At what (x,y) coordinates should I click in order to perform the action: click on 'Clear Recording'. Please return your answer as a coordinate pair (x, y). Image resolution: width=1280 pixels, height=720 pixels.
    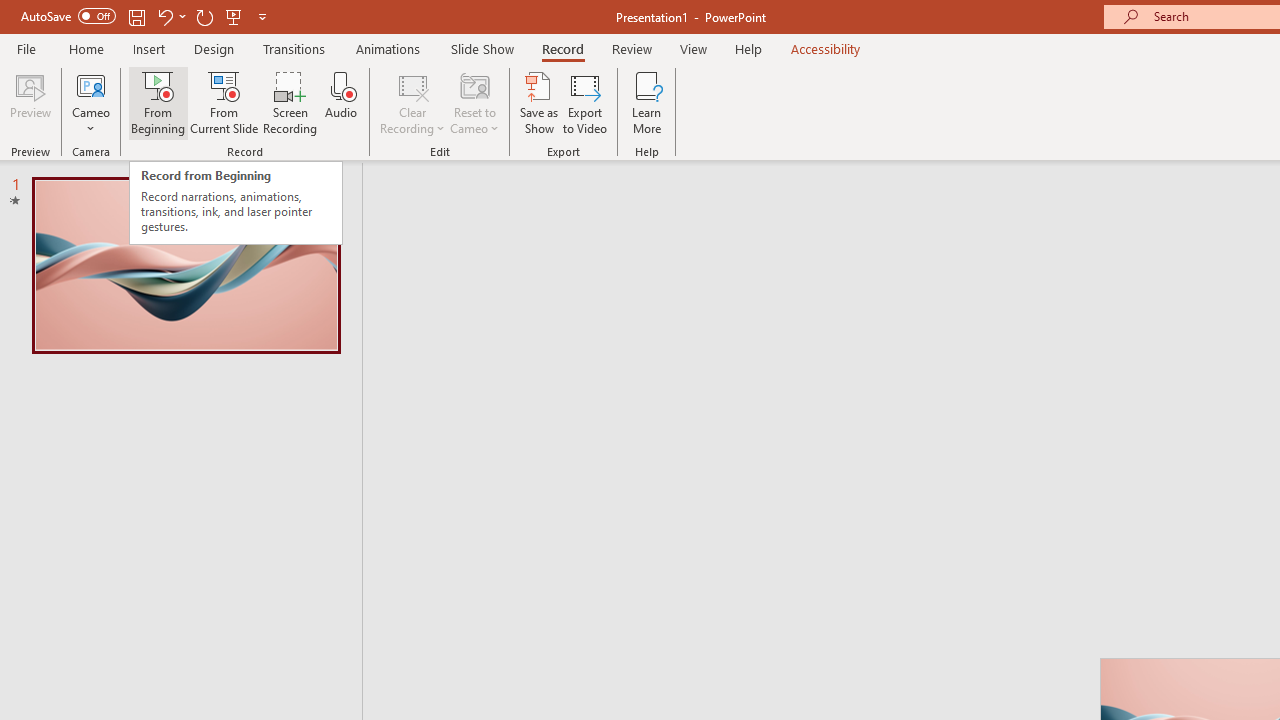
    Looking at the image, I should click on (411, 103).